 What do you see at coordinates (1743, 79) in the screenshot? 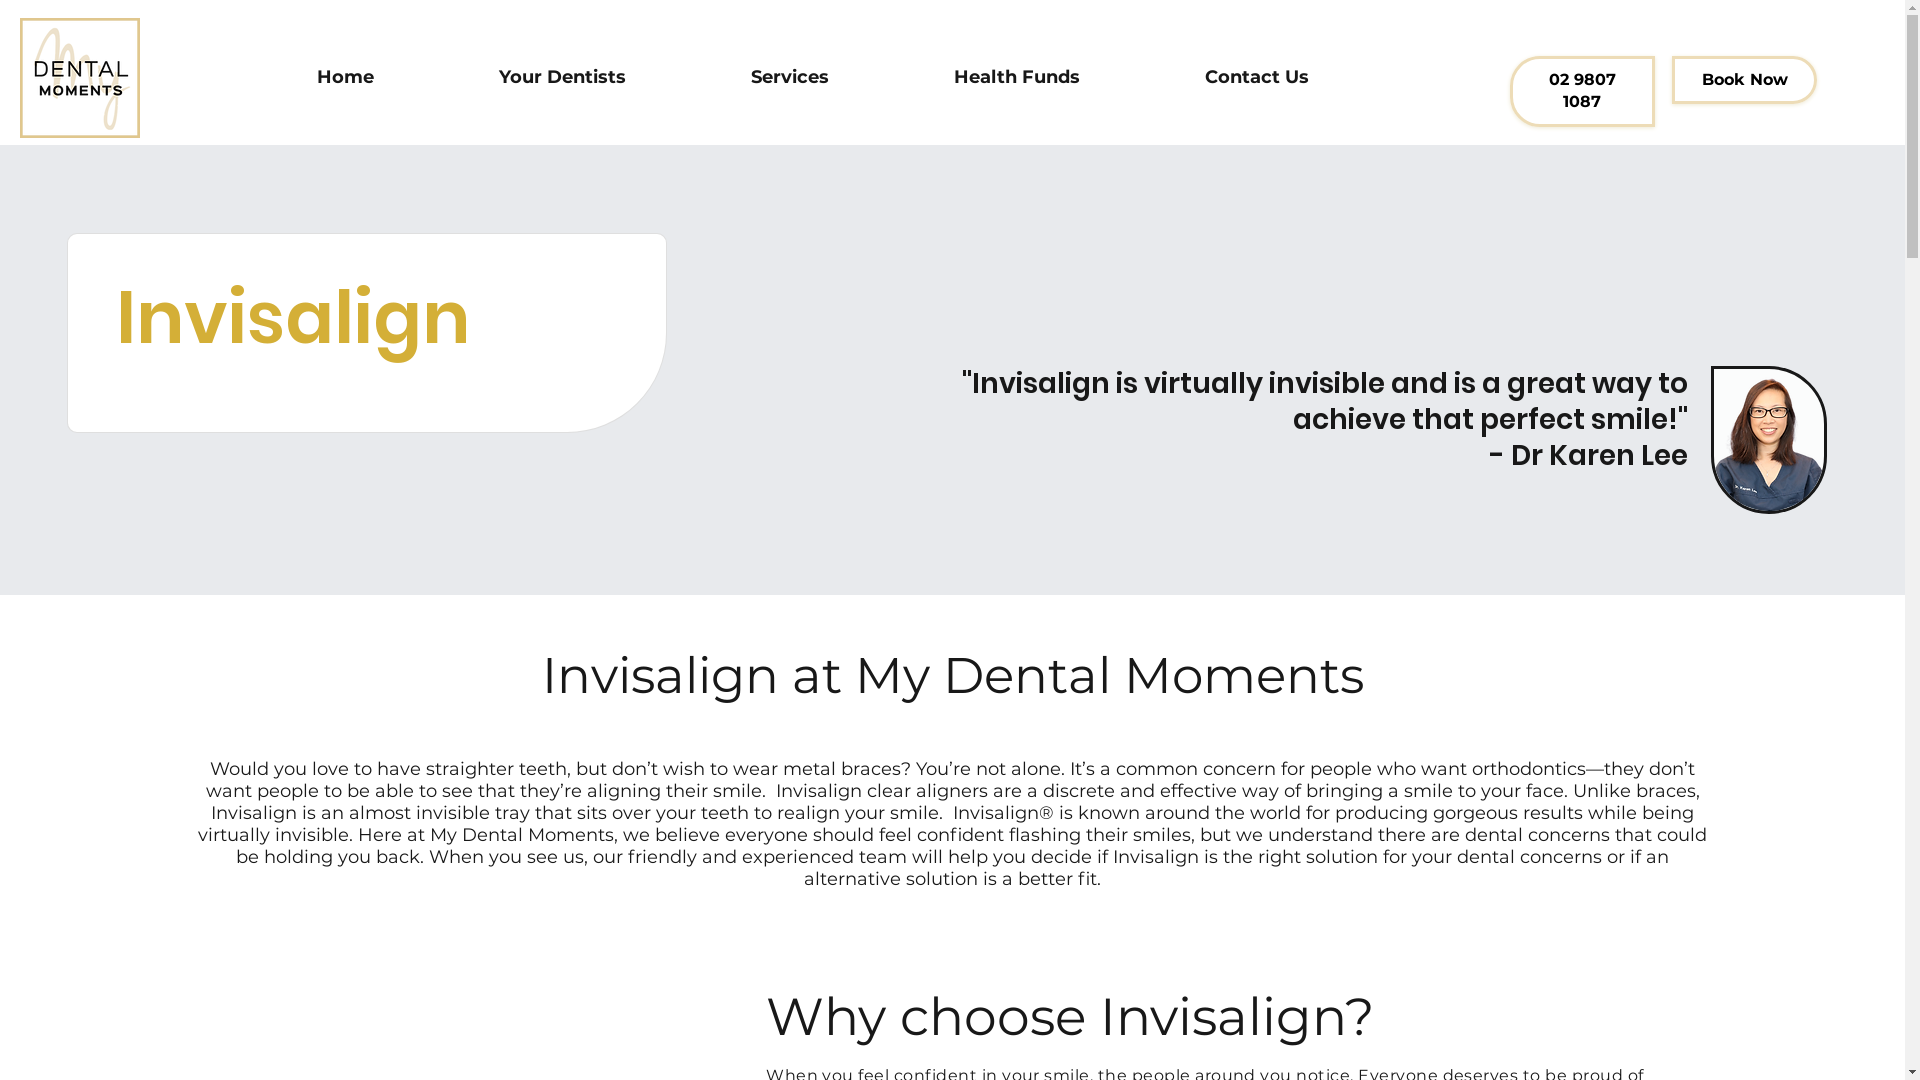
I see `'Book Now'` at bounding box center [1743, 79].